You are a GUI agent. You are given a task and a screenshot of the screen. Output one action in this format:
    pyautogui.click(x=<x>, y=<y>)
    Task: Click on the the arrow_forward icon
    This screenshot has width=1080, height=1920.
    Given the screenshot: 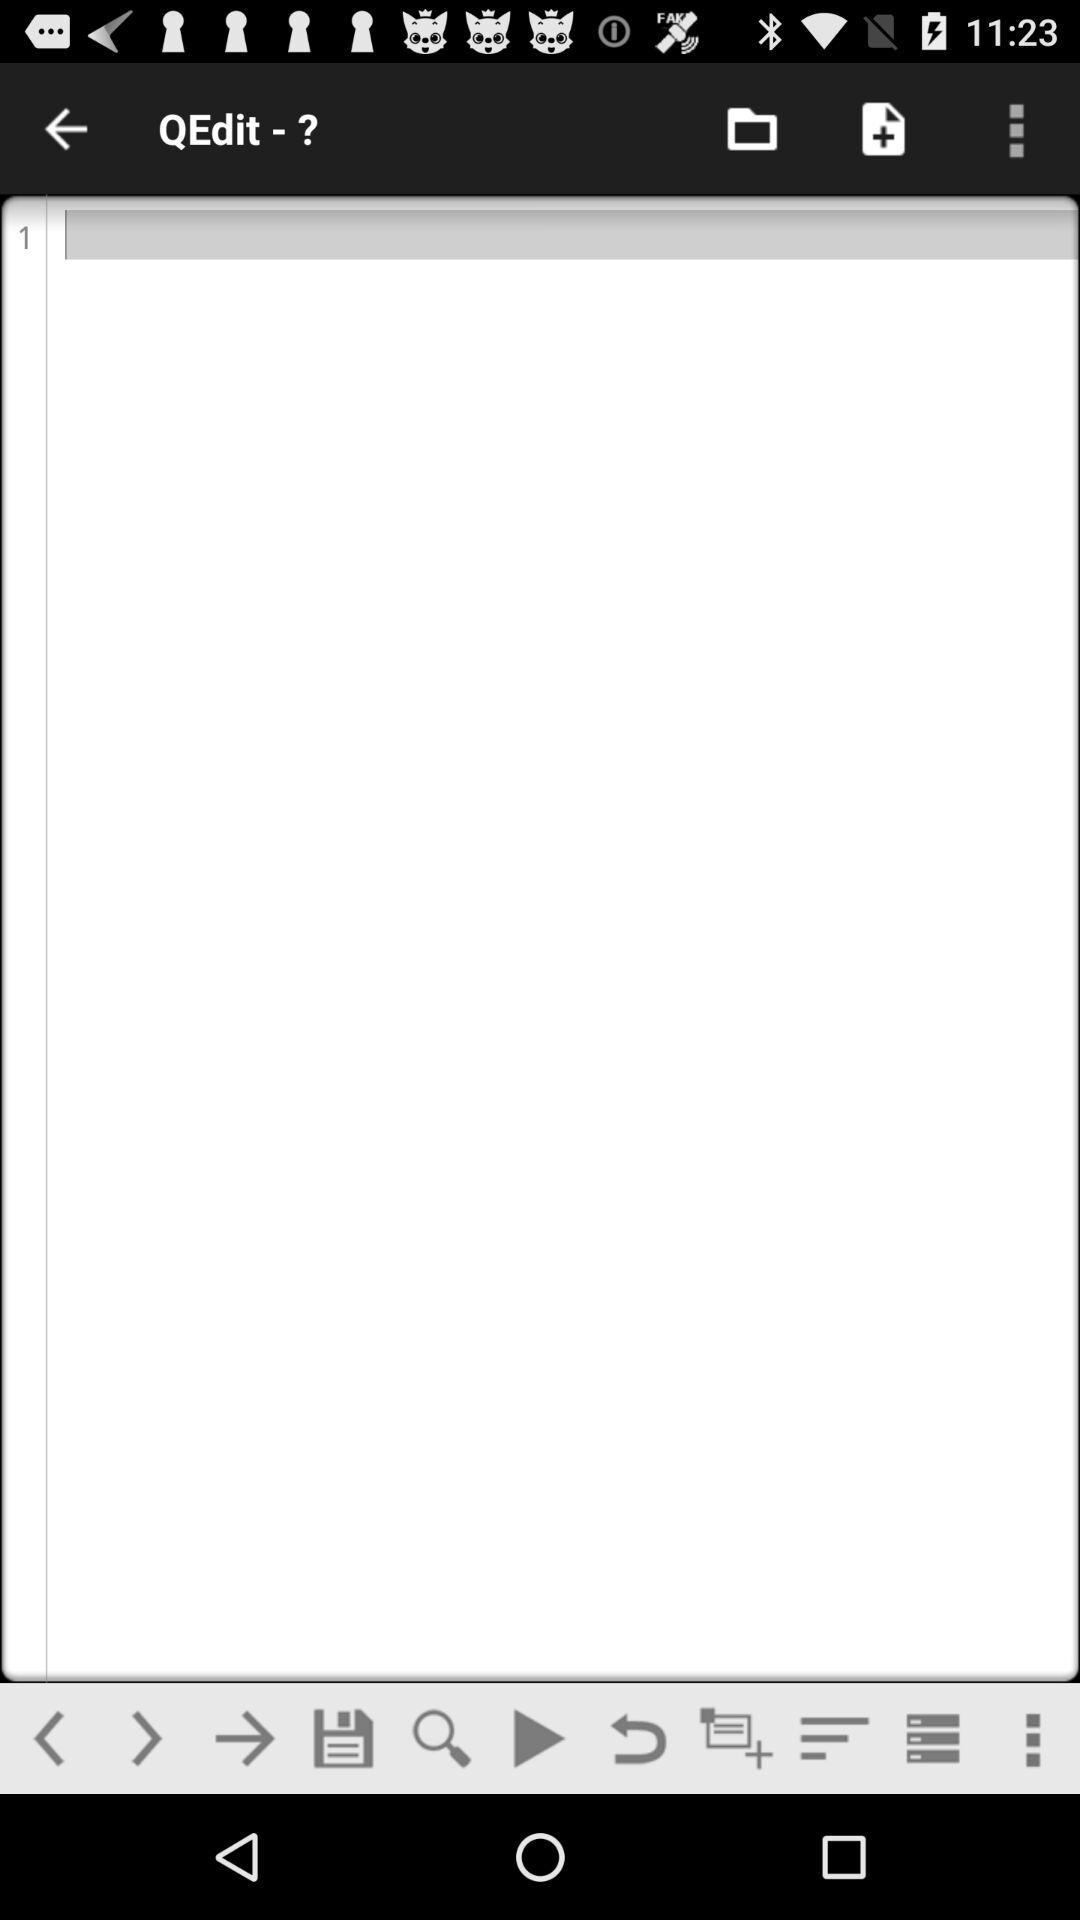 What is the action you would take?
    pyautogui.click(x=145, y=1859)
    